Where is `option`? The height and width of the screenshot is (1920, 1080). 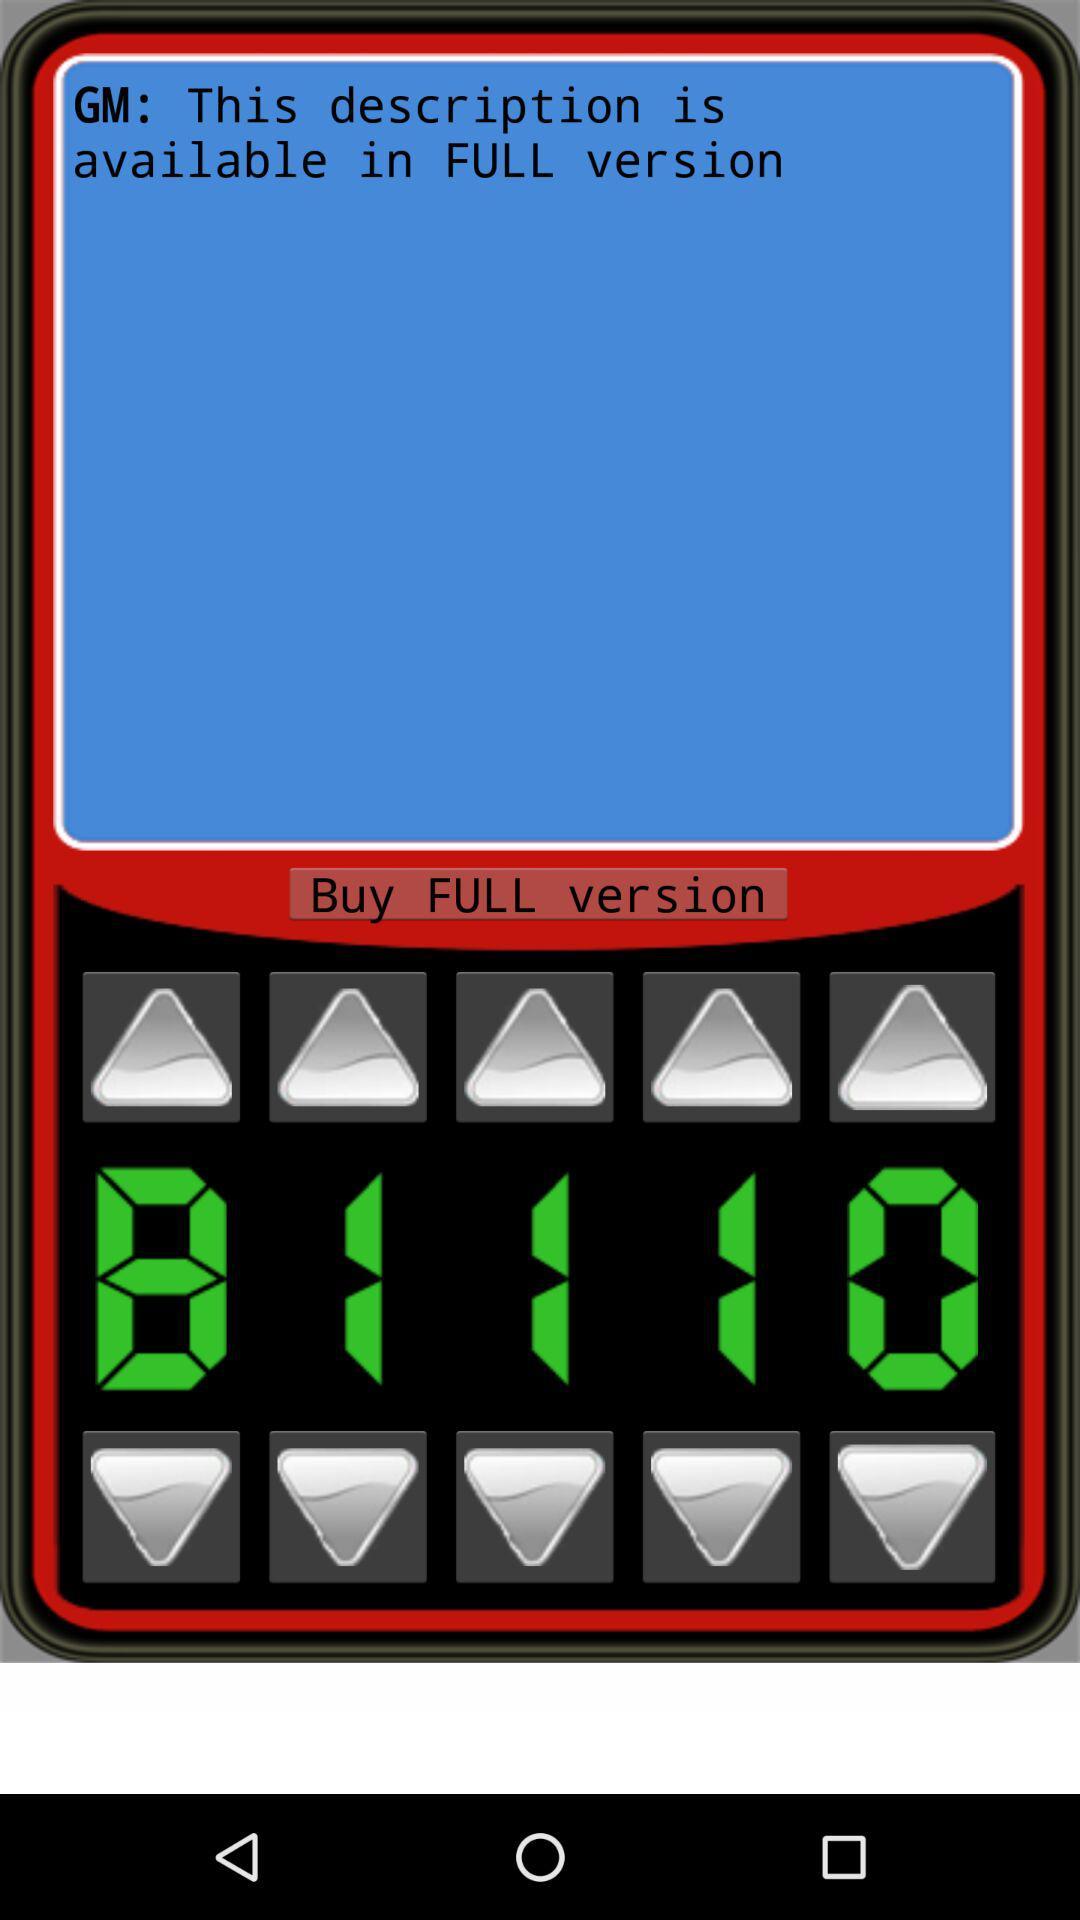
option is located at coordinates (912, 1046).